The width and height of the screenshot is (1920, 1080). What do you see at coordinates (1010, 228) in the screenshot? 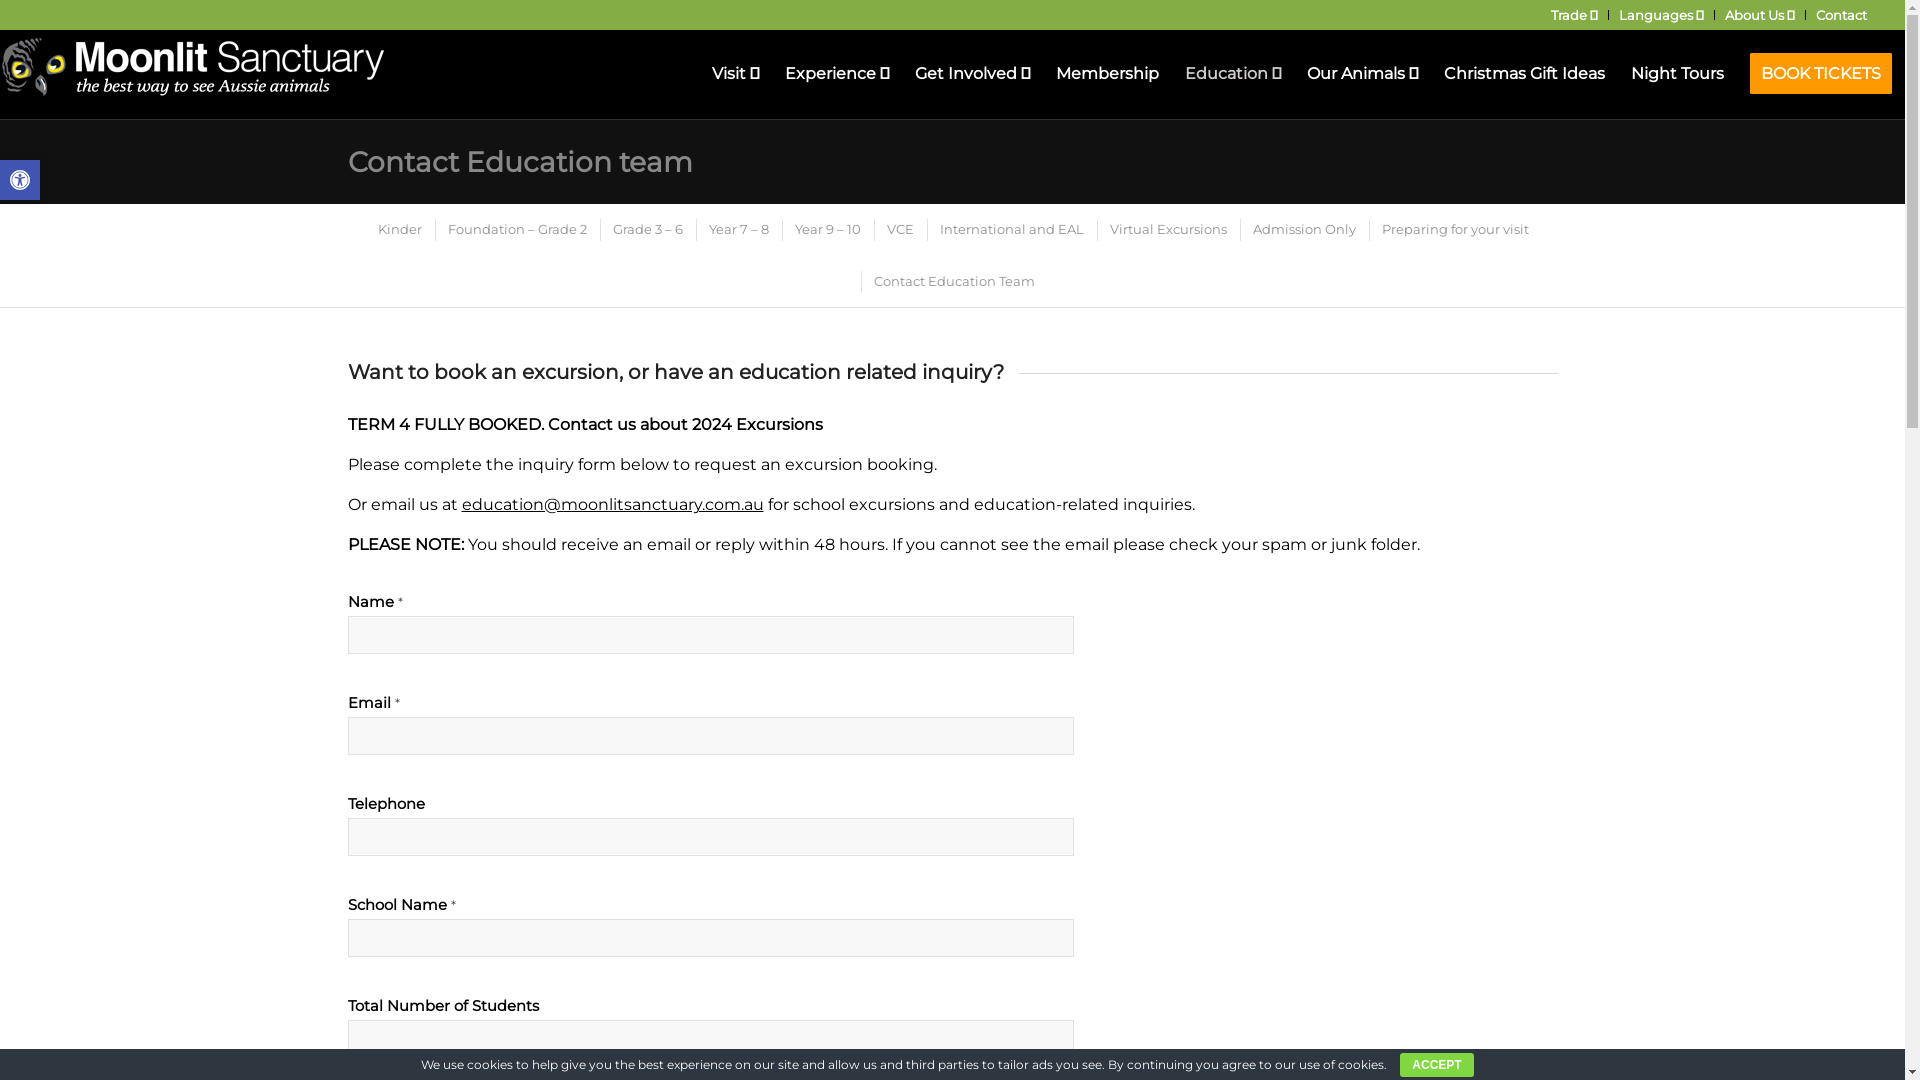
I see `'International and EAL'` at bounding box center [1010, 228].